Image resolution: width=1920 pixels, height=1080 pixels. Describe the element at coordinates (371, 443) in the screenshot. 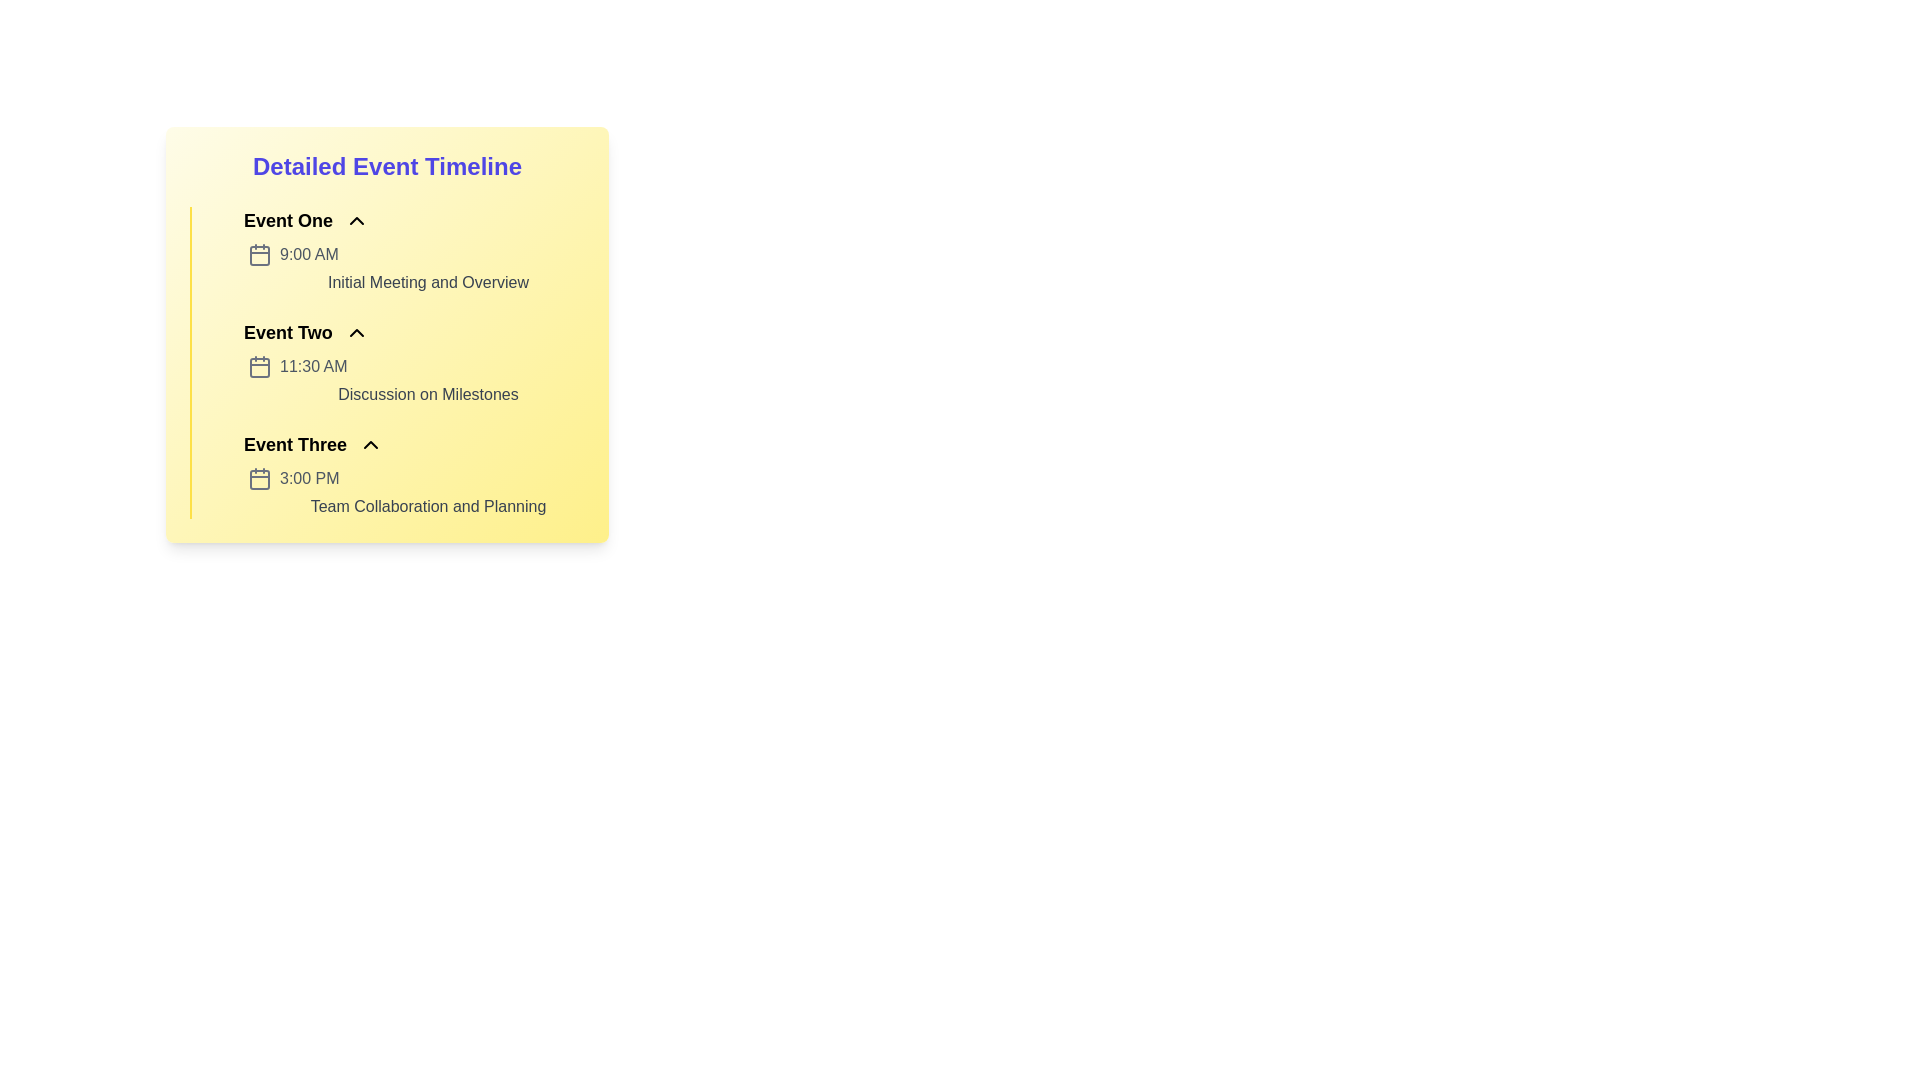

I see `the upward-pointing chevron icon in the 'Detailed Event Timeline' section, which is the third chevron beside the 'Event Three' label` at that location.